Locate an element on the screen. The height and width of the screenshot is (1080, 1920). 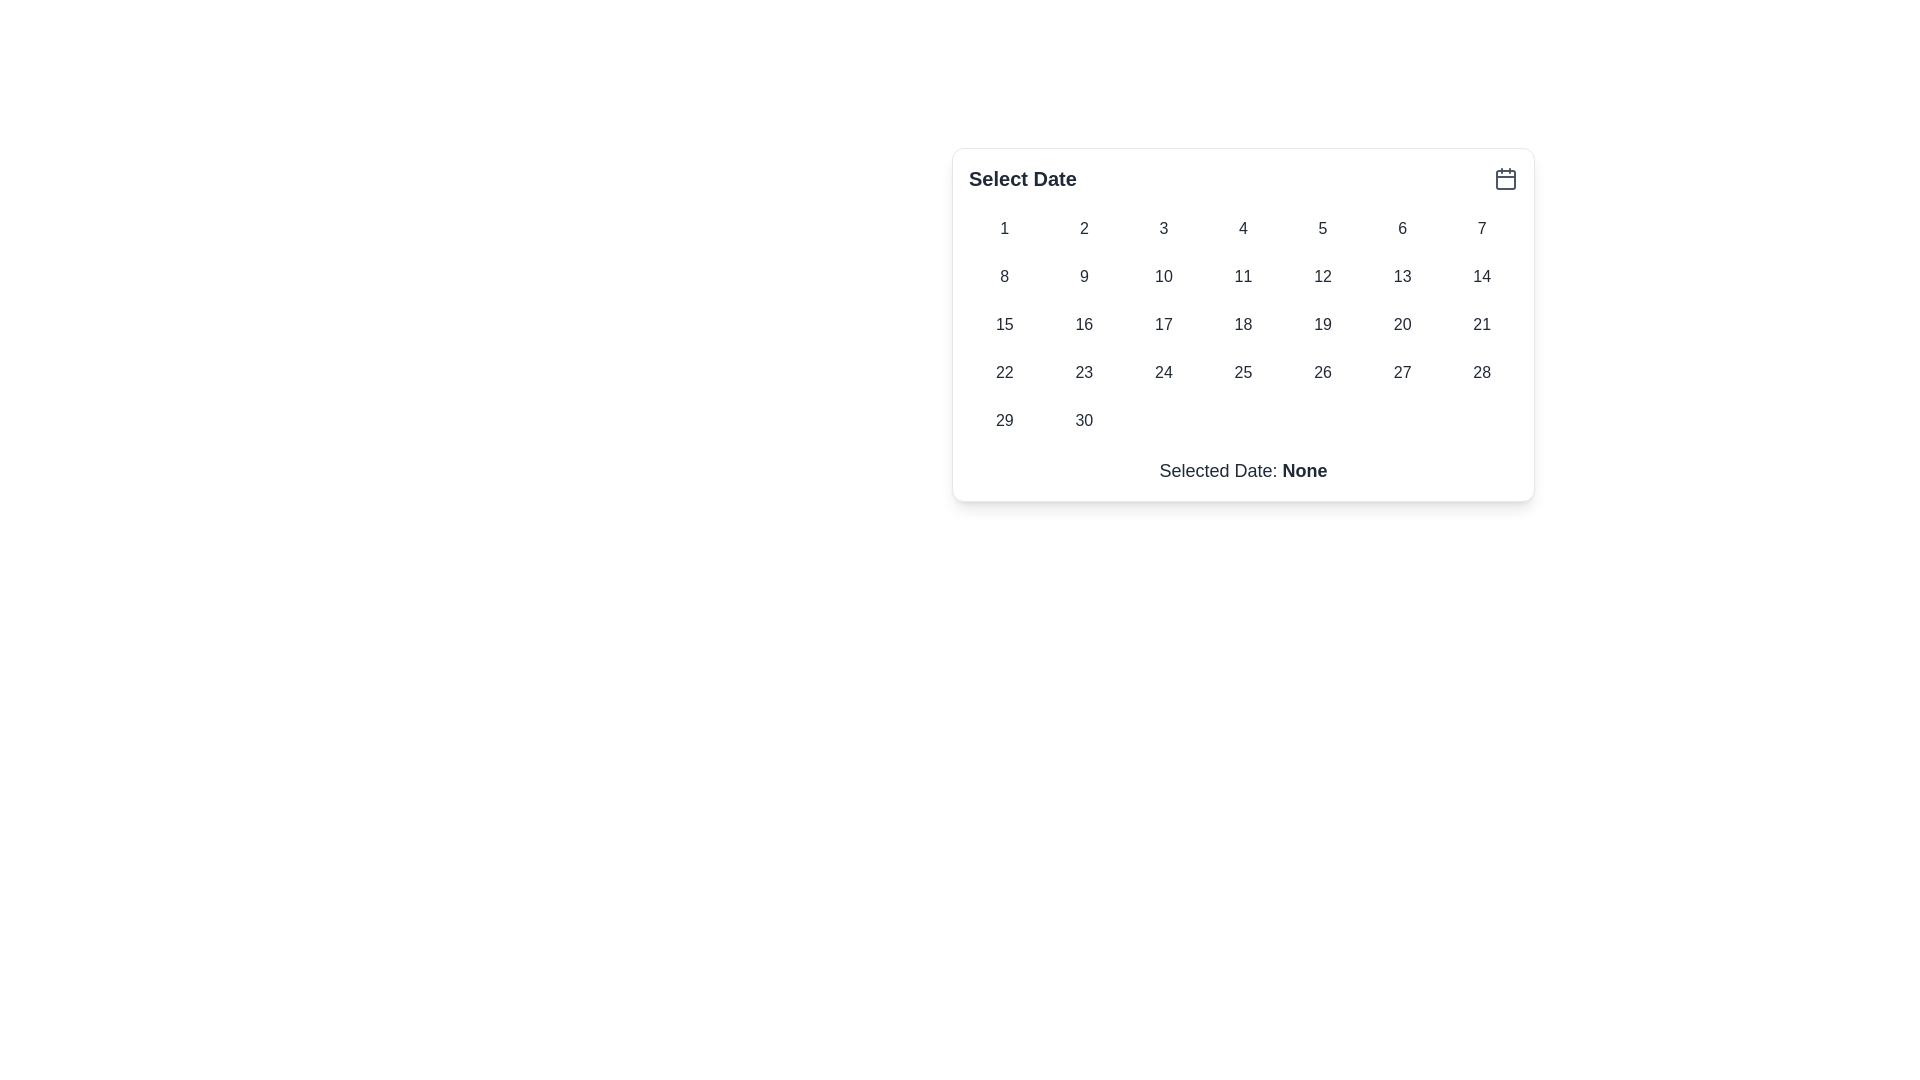
the button displaying the number '17' in the grid calendar layout is located at coordinates (1163, 323).